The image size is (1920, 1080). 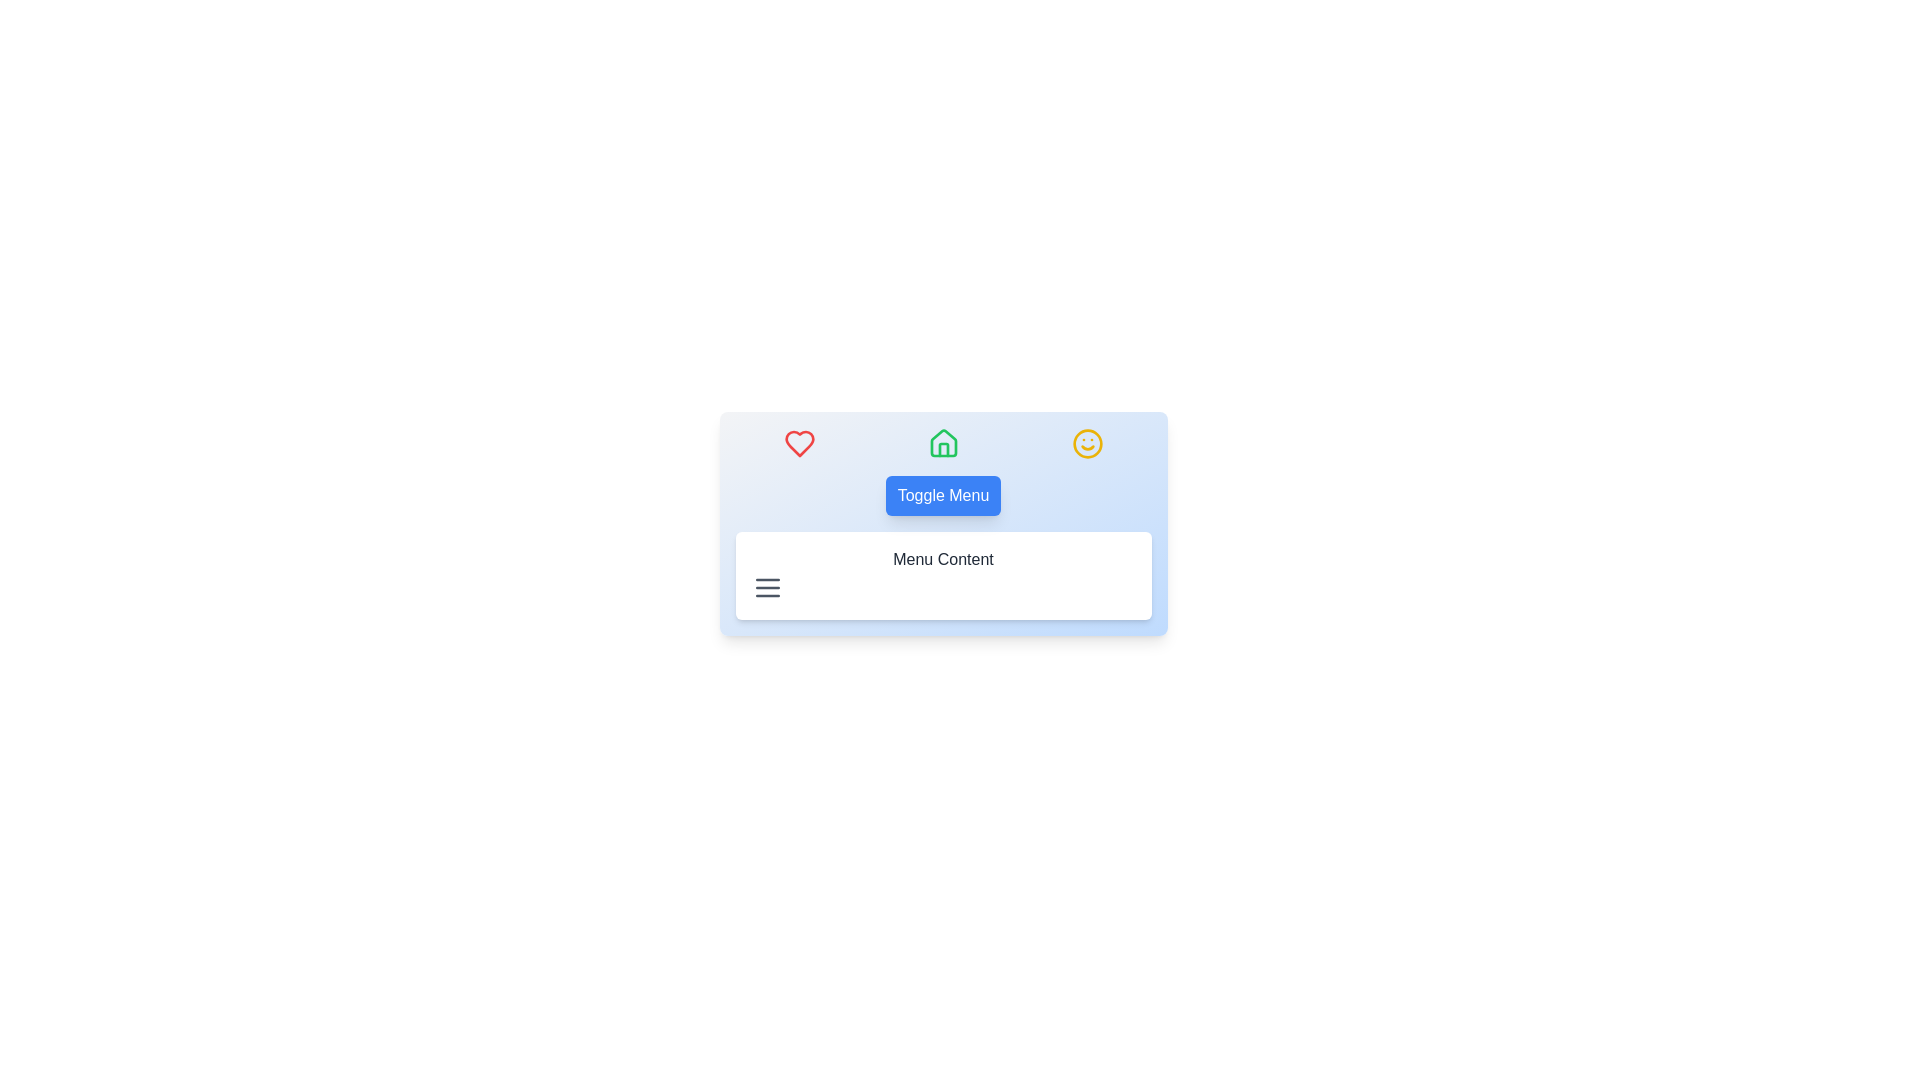 What do you see at coordinates (766, 586) in the screenshot?
I see `the SVG Icon representing the menu, which is located to the left of the 'Menu Content' text and is part of the interface for navigation` at bounding box center [766, 586].